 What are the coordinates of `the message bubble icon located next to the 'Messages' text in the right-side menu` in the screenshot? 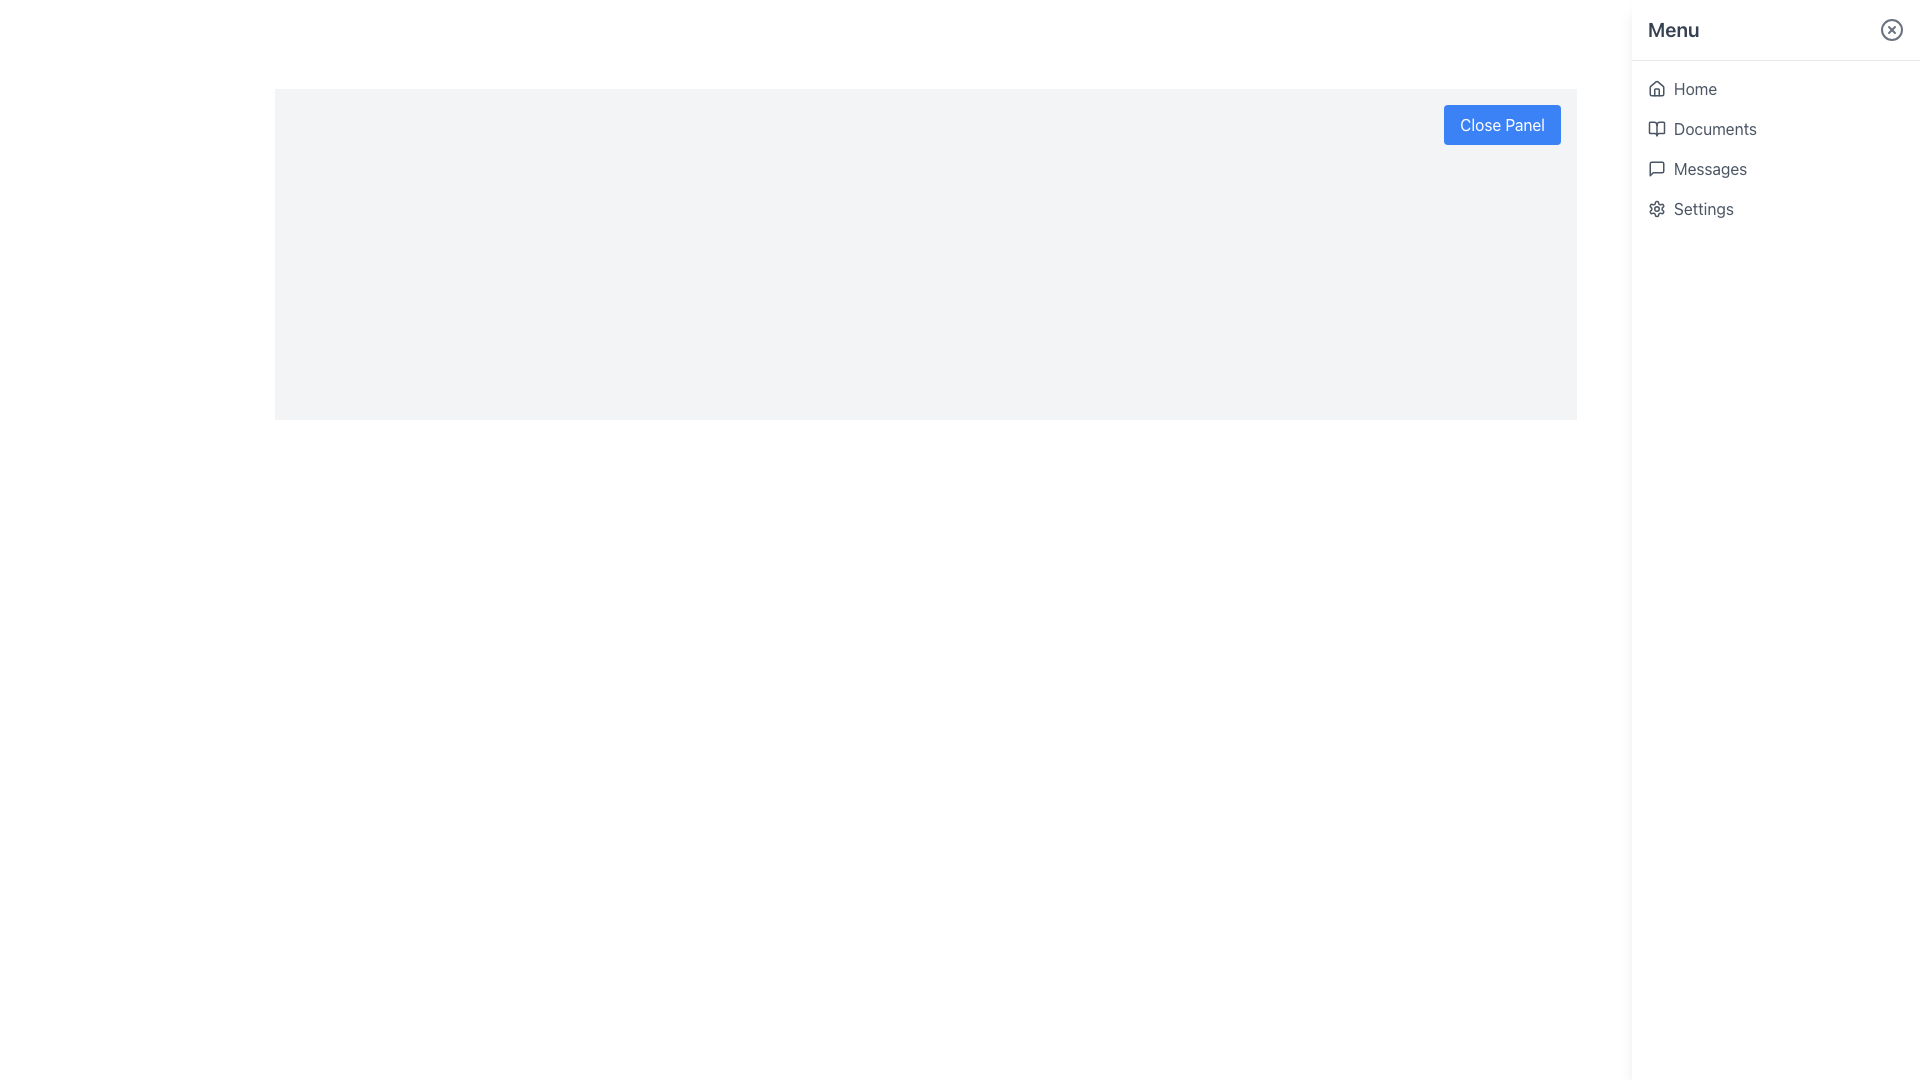 It's located at (1656, 168).